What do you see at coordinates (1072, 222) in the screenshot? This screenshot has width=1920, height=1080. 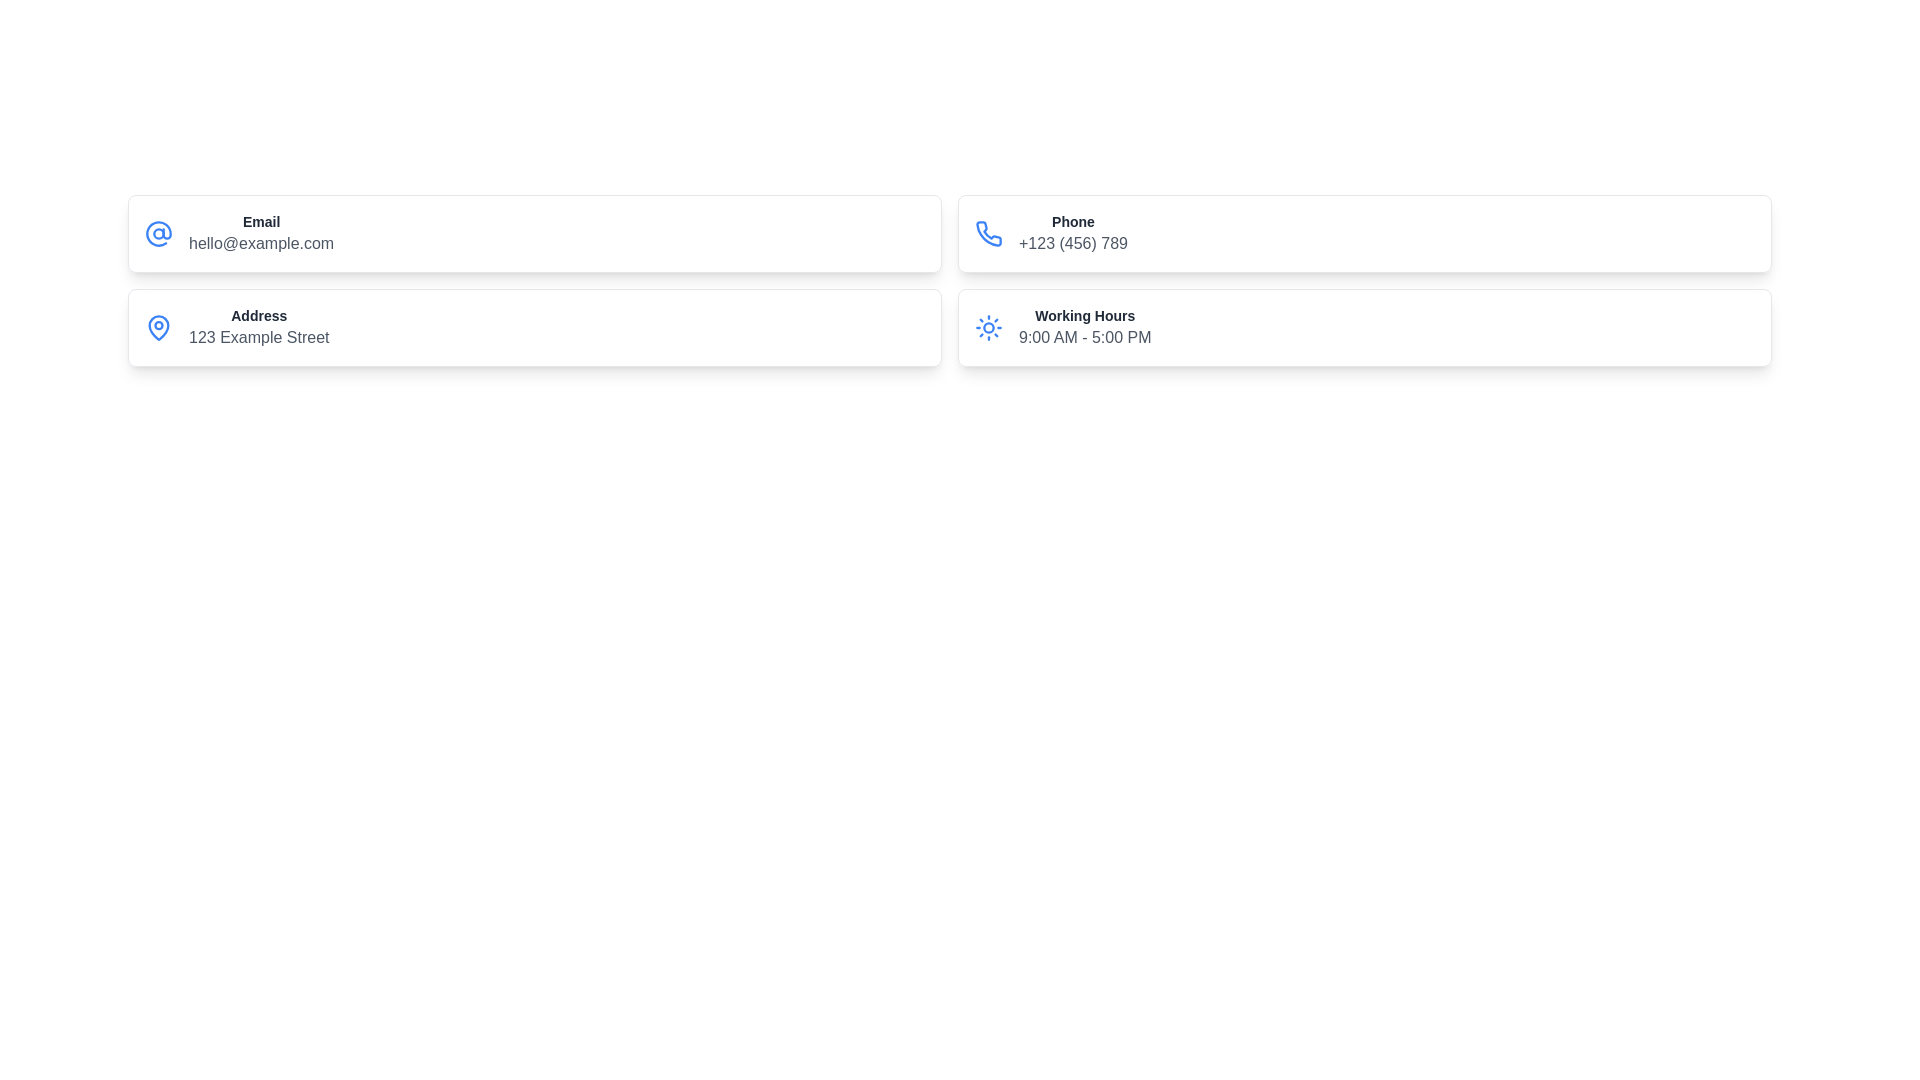 I see `the text label reading 'Phone' located in the top-right quadrant of the page, styled in a smaller bold font and dark gray color, part of the right-side contact information section` at bounding box center [1072, 222].